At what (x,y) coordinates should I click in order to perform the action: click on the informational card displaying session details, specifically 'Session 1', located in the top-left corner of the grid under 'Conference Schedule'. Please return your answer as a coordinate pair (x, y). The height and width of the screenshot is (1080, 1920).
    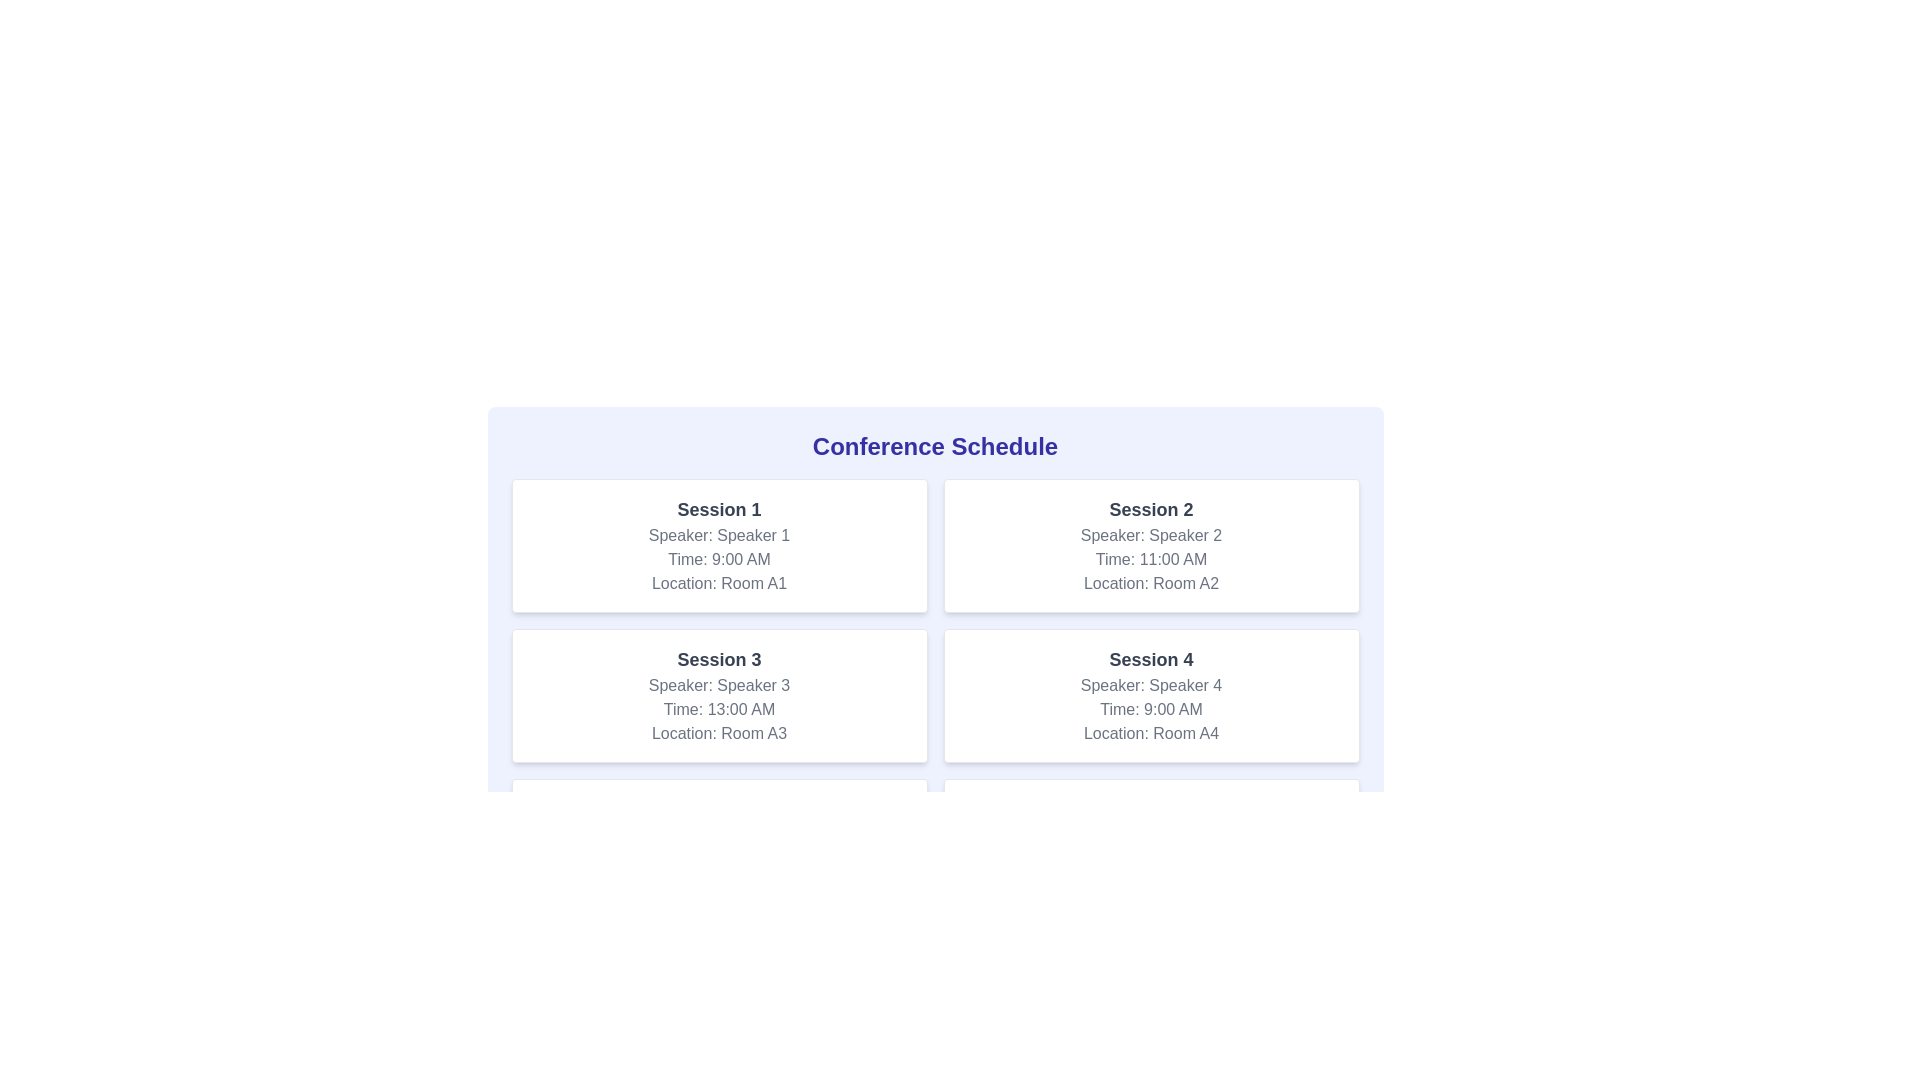
    Looking at the image, I should click on (719, 546).